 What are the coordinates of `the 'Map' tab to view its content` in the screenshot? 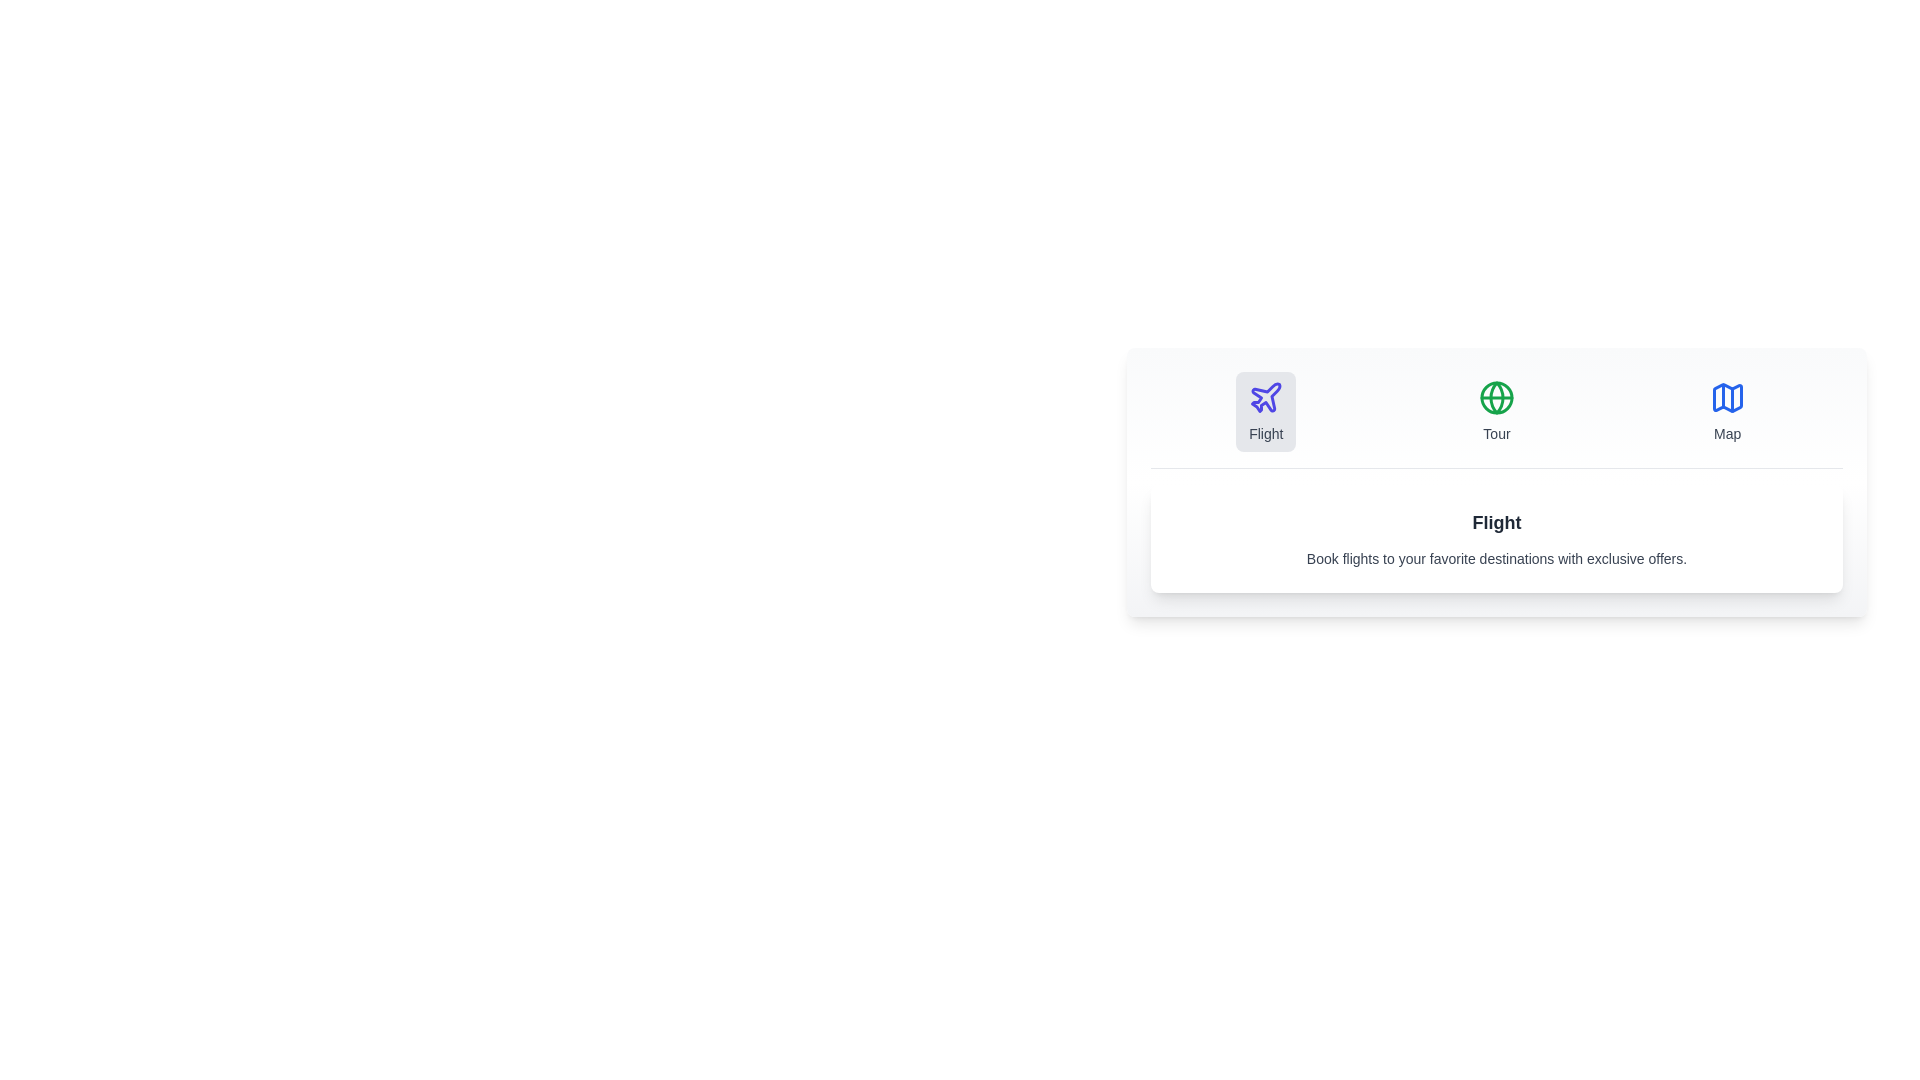 It's located at (1726, 411).